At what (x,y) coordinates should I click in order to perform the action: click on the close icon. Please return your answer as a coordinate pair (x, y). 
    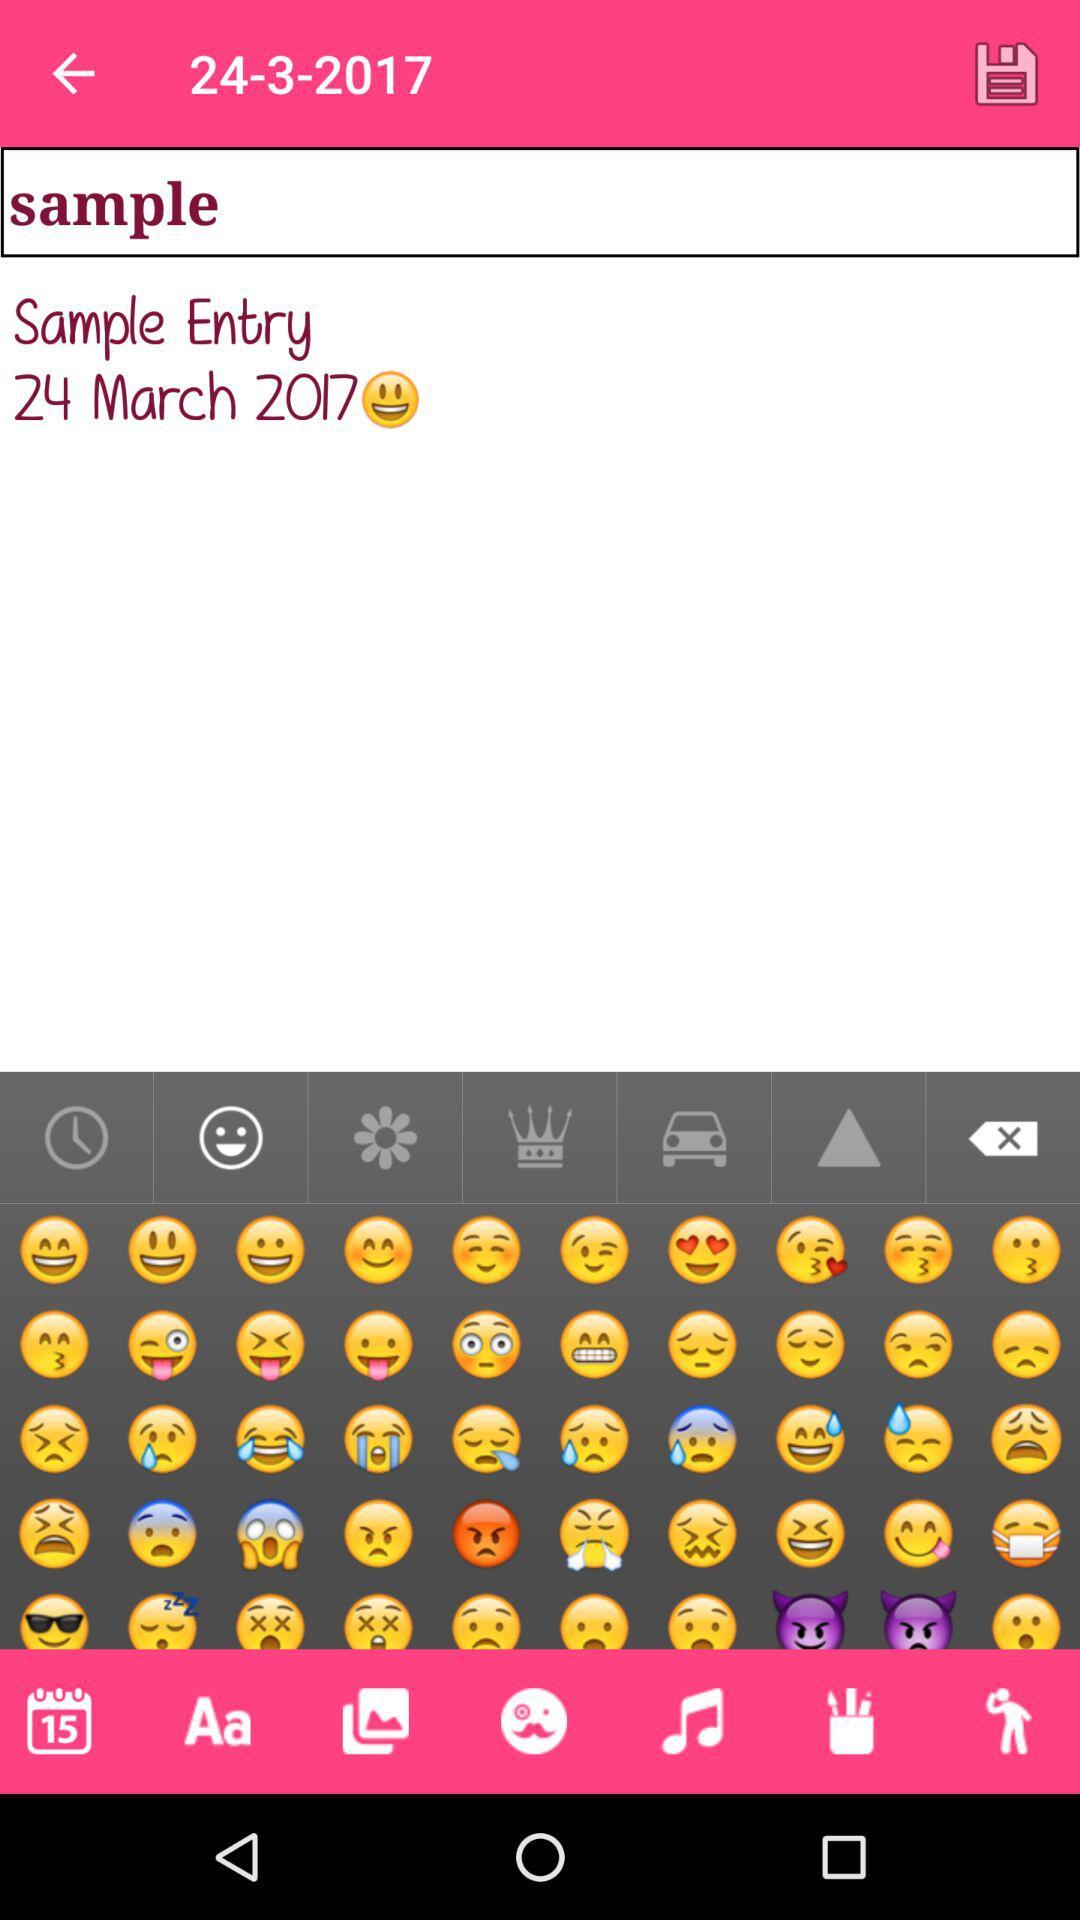
    Looking at the image, I should click on (1003, 1137).